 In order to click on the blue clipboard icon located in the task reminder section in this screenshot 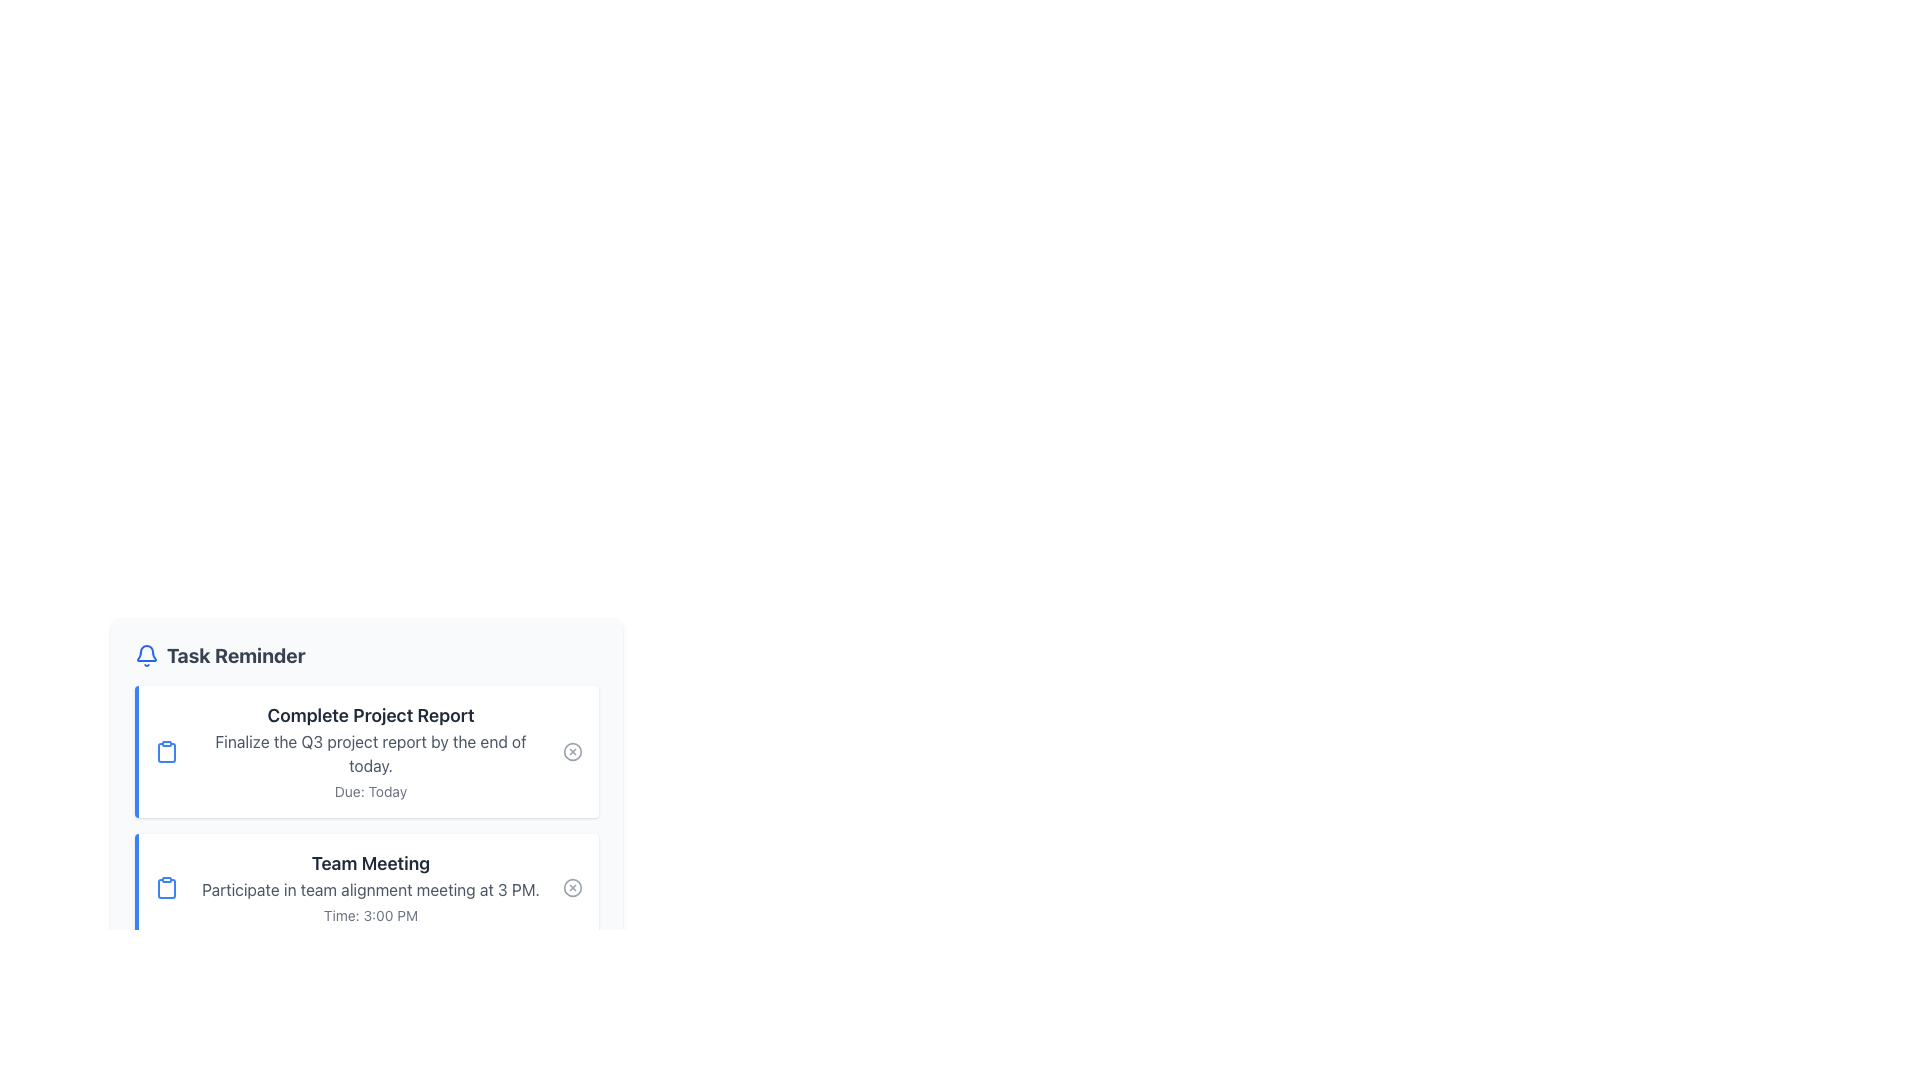, I will do `click(167, 752)`.